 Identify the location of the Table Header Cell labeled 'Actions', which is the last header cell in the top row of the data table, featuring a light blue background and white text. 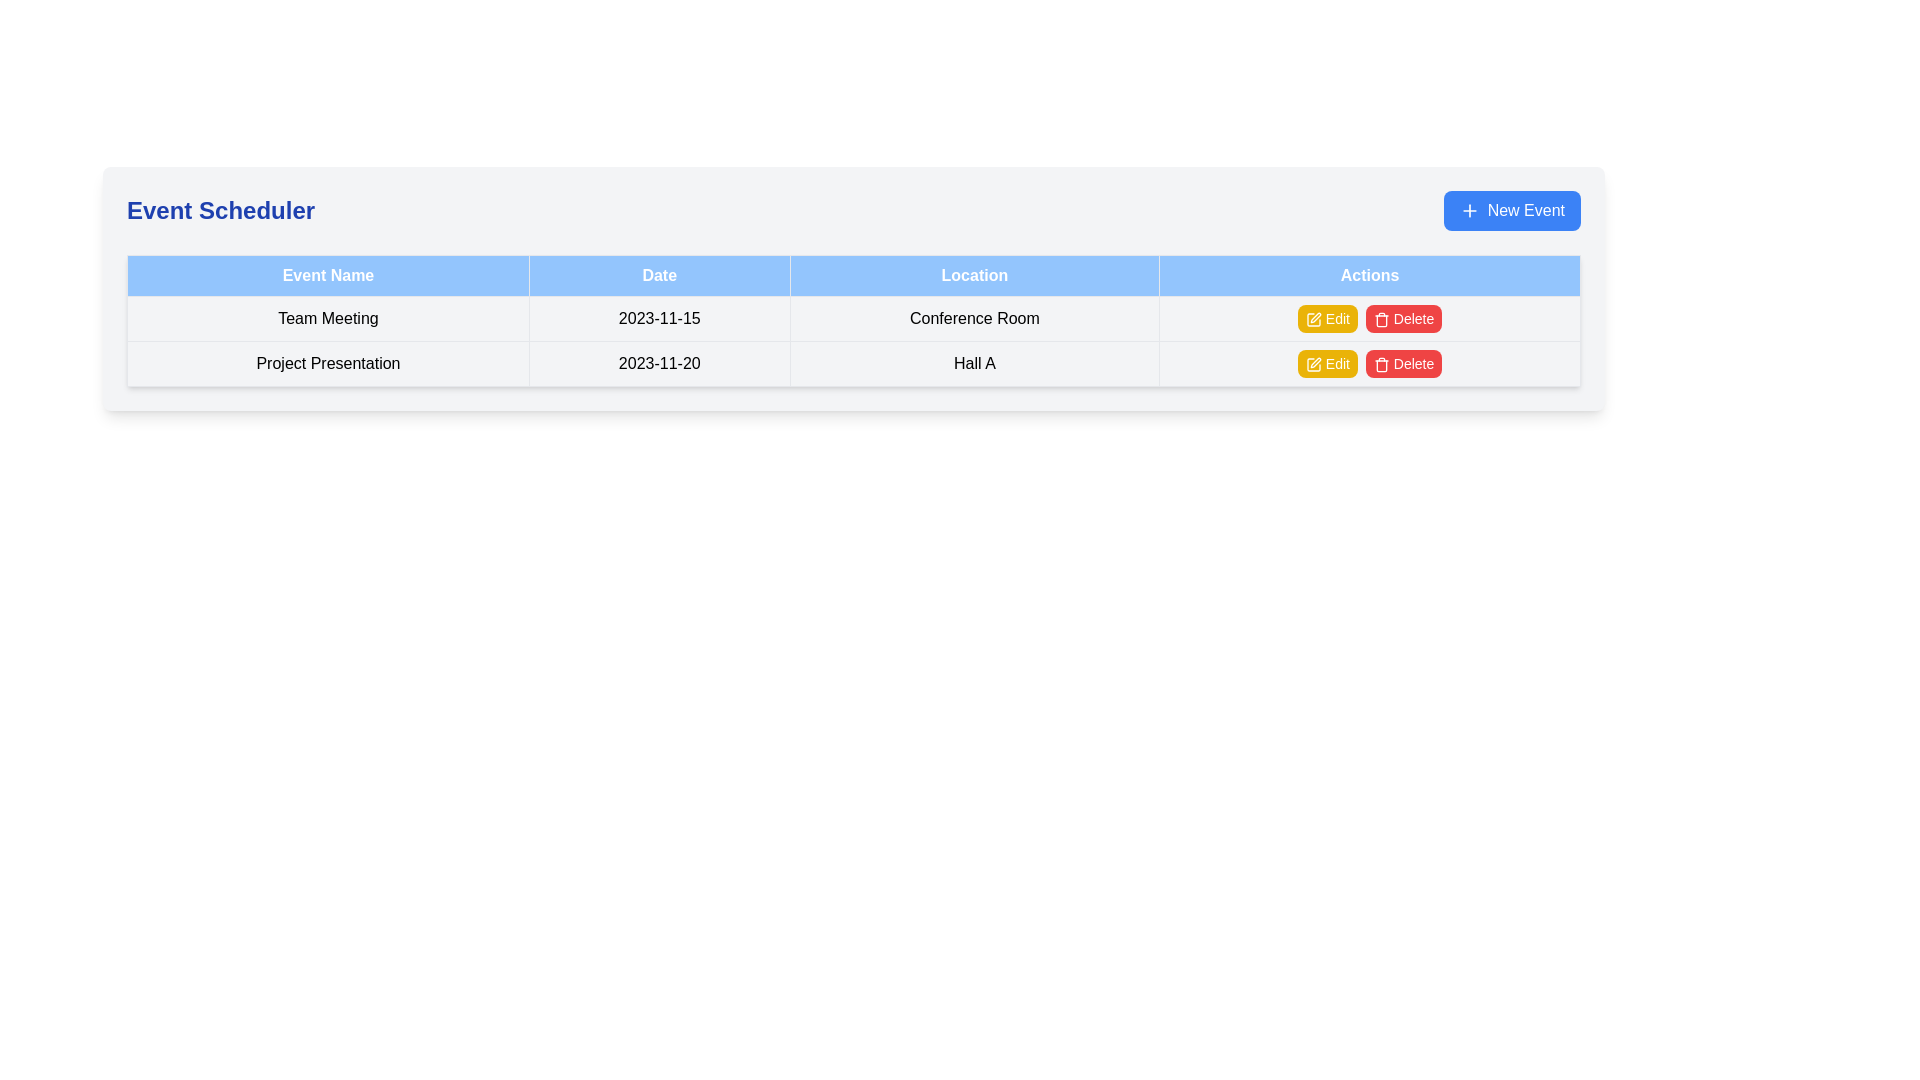
(1369, 276).